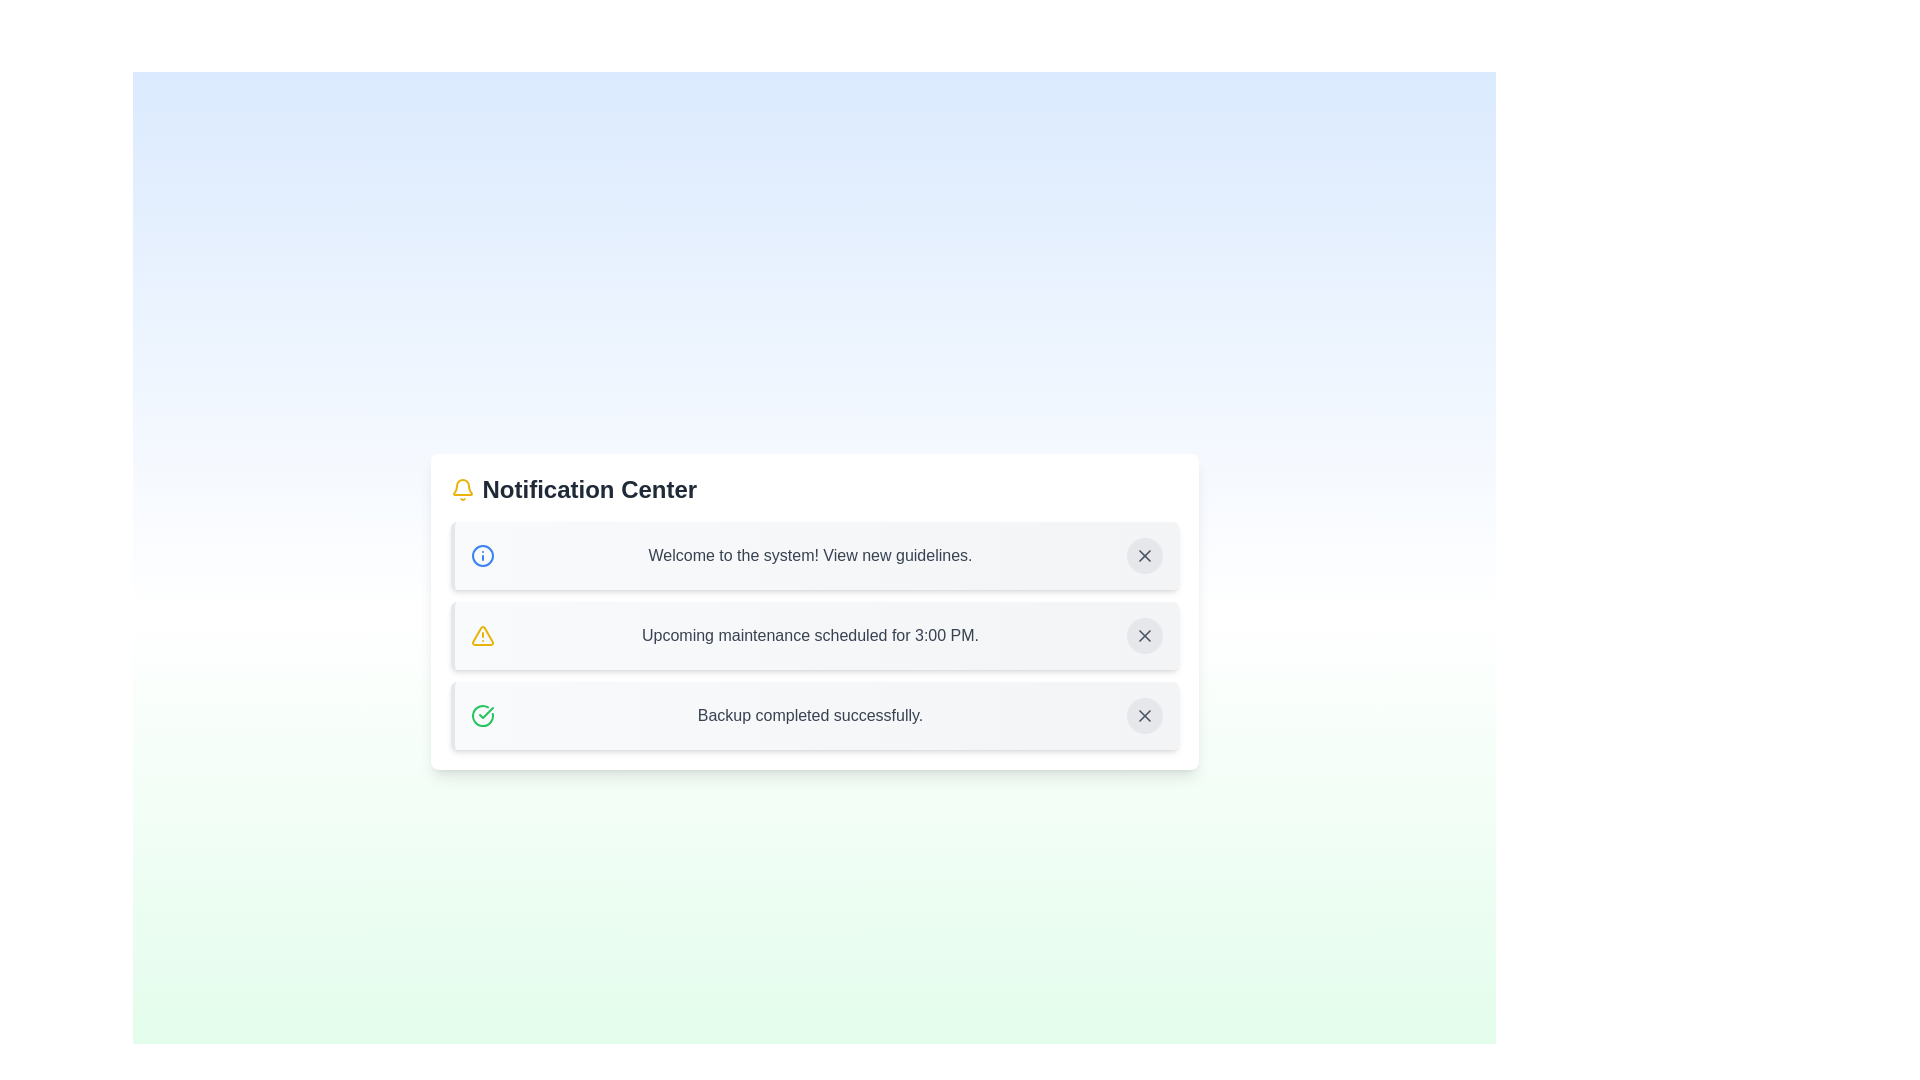  I want to click on the circular button with a light gray background and an 'X' icon, so click(1144, 636).